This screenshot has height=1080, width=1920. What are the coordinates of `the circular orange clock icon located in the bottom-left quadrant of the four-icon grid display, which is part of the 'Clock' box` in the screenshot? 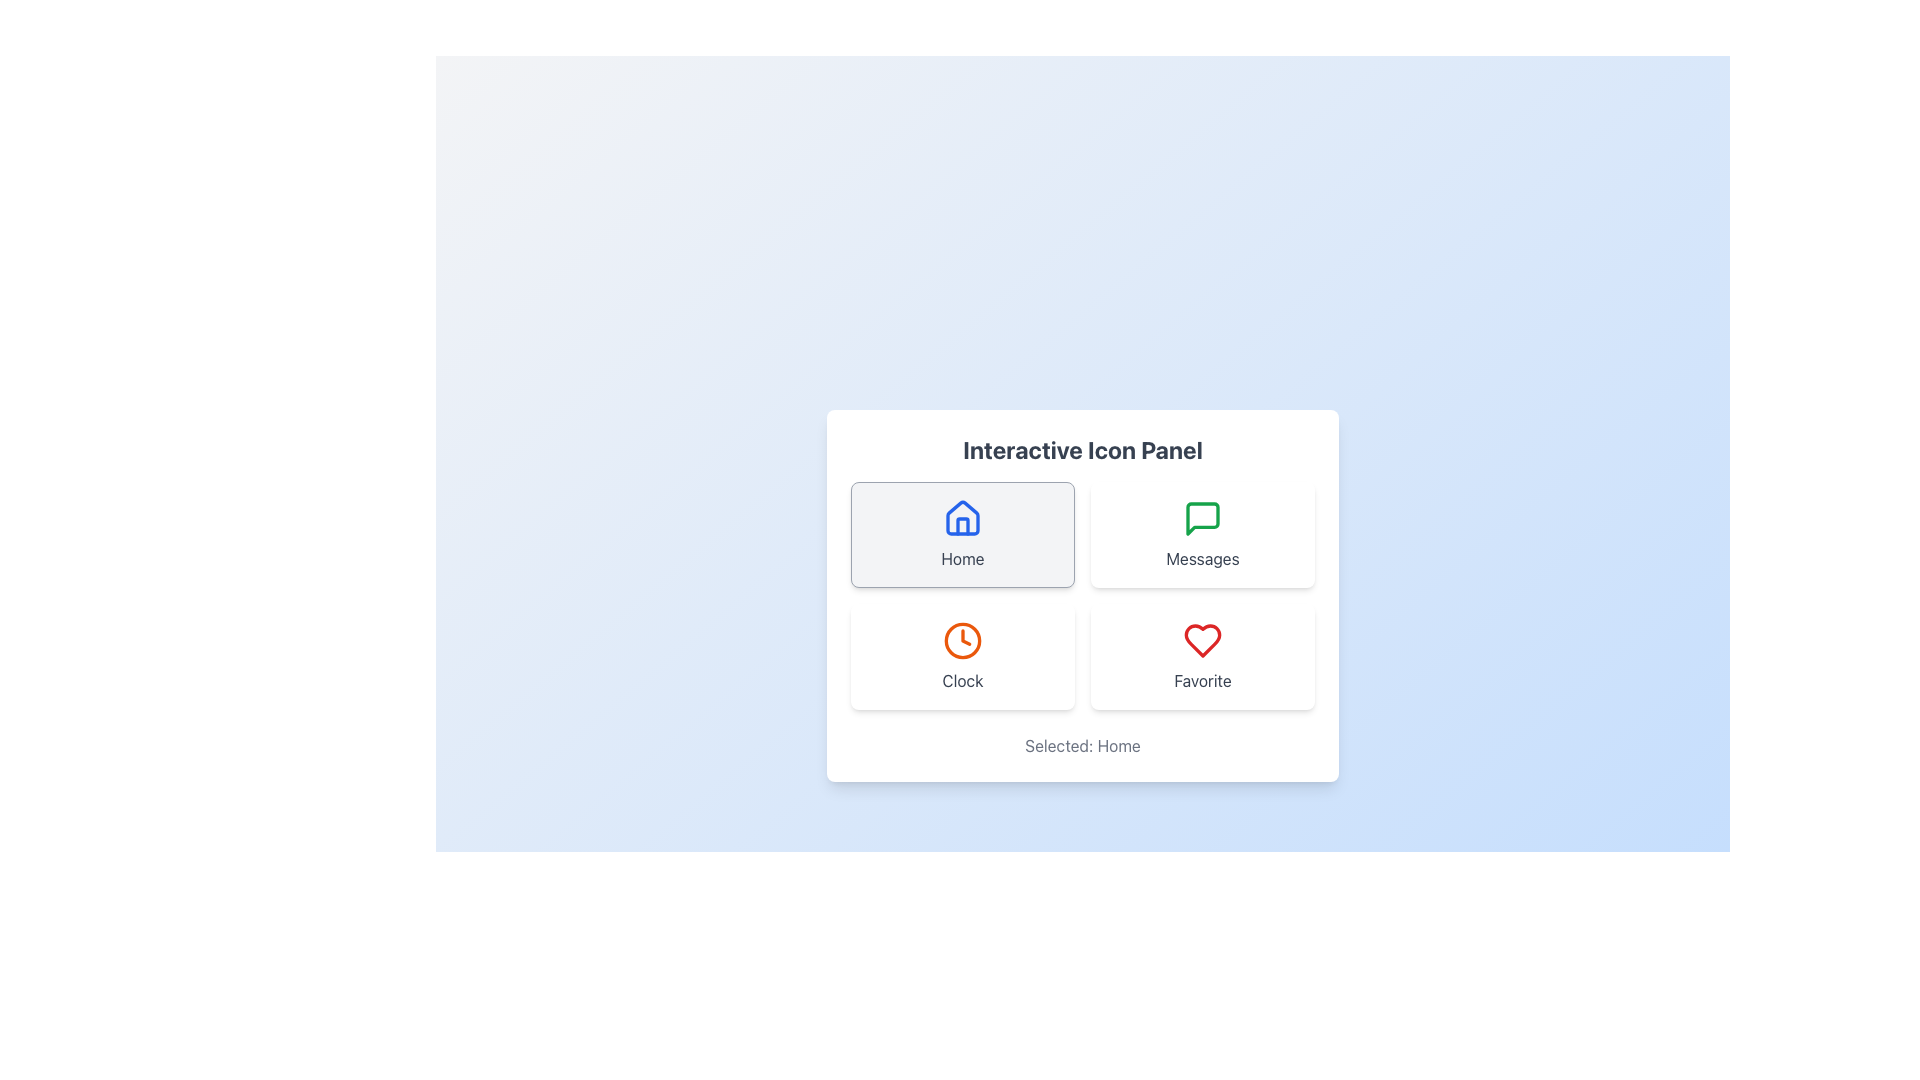 It's located at (963, 640).